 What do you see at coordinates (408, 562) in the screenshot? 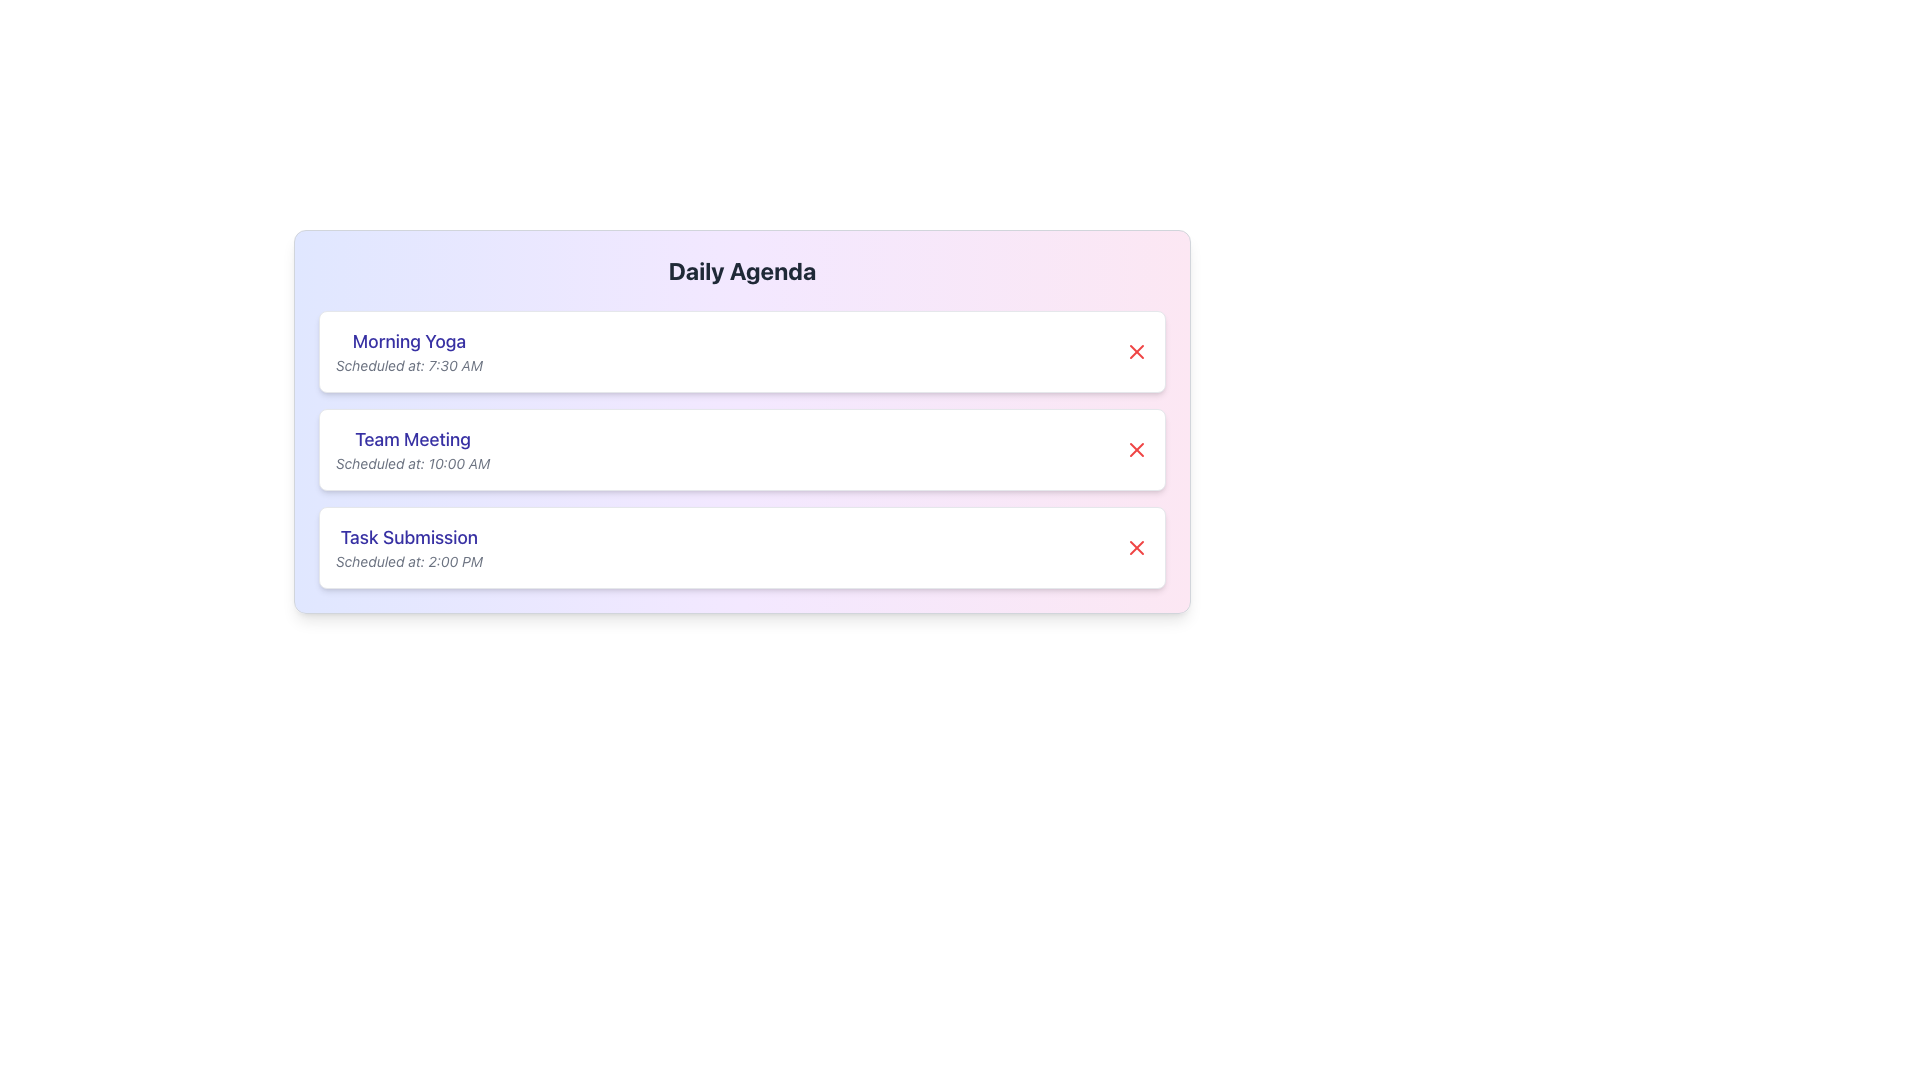
I see `the text label that displays supplementary information about the timing of the 'Task Submission' agenda item in the 'Daily Agenda' list` at bounding box center [408, 562].